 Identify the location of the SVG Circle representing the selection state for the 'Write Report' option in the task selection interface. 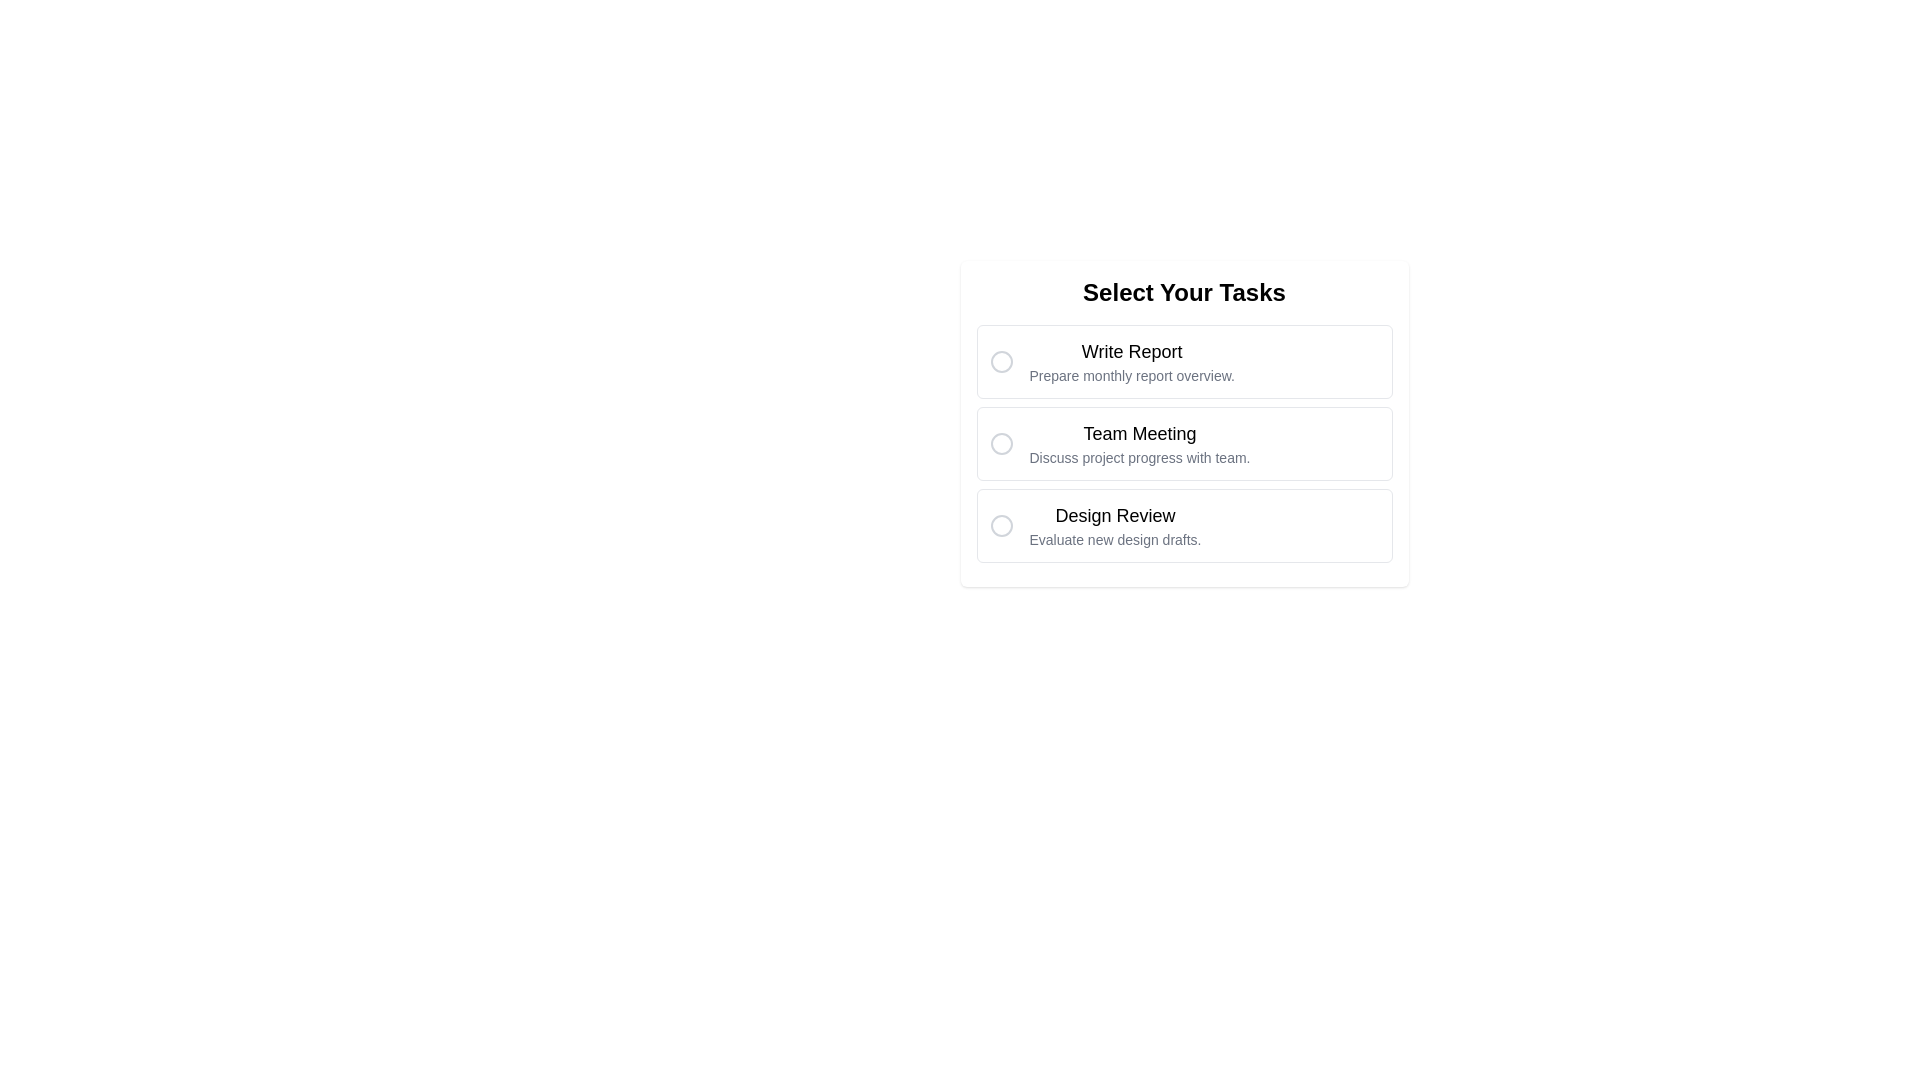
(1001, 362).